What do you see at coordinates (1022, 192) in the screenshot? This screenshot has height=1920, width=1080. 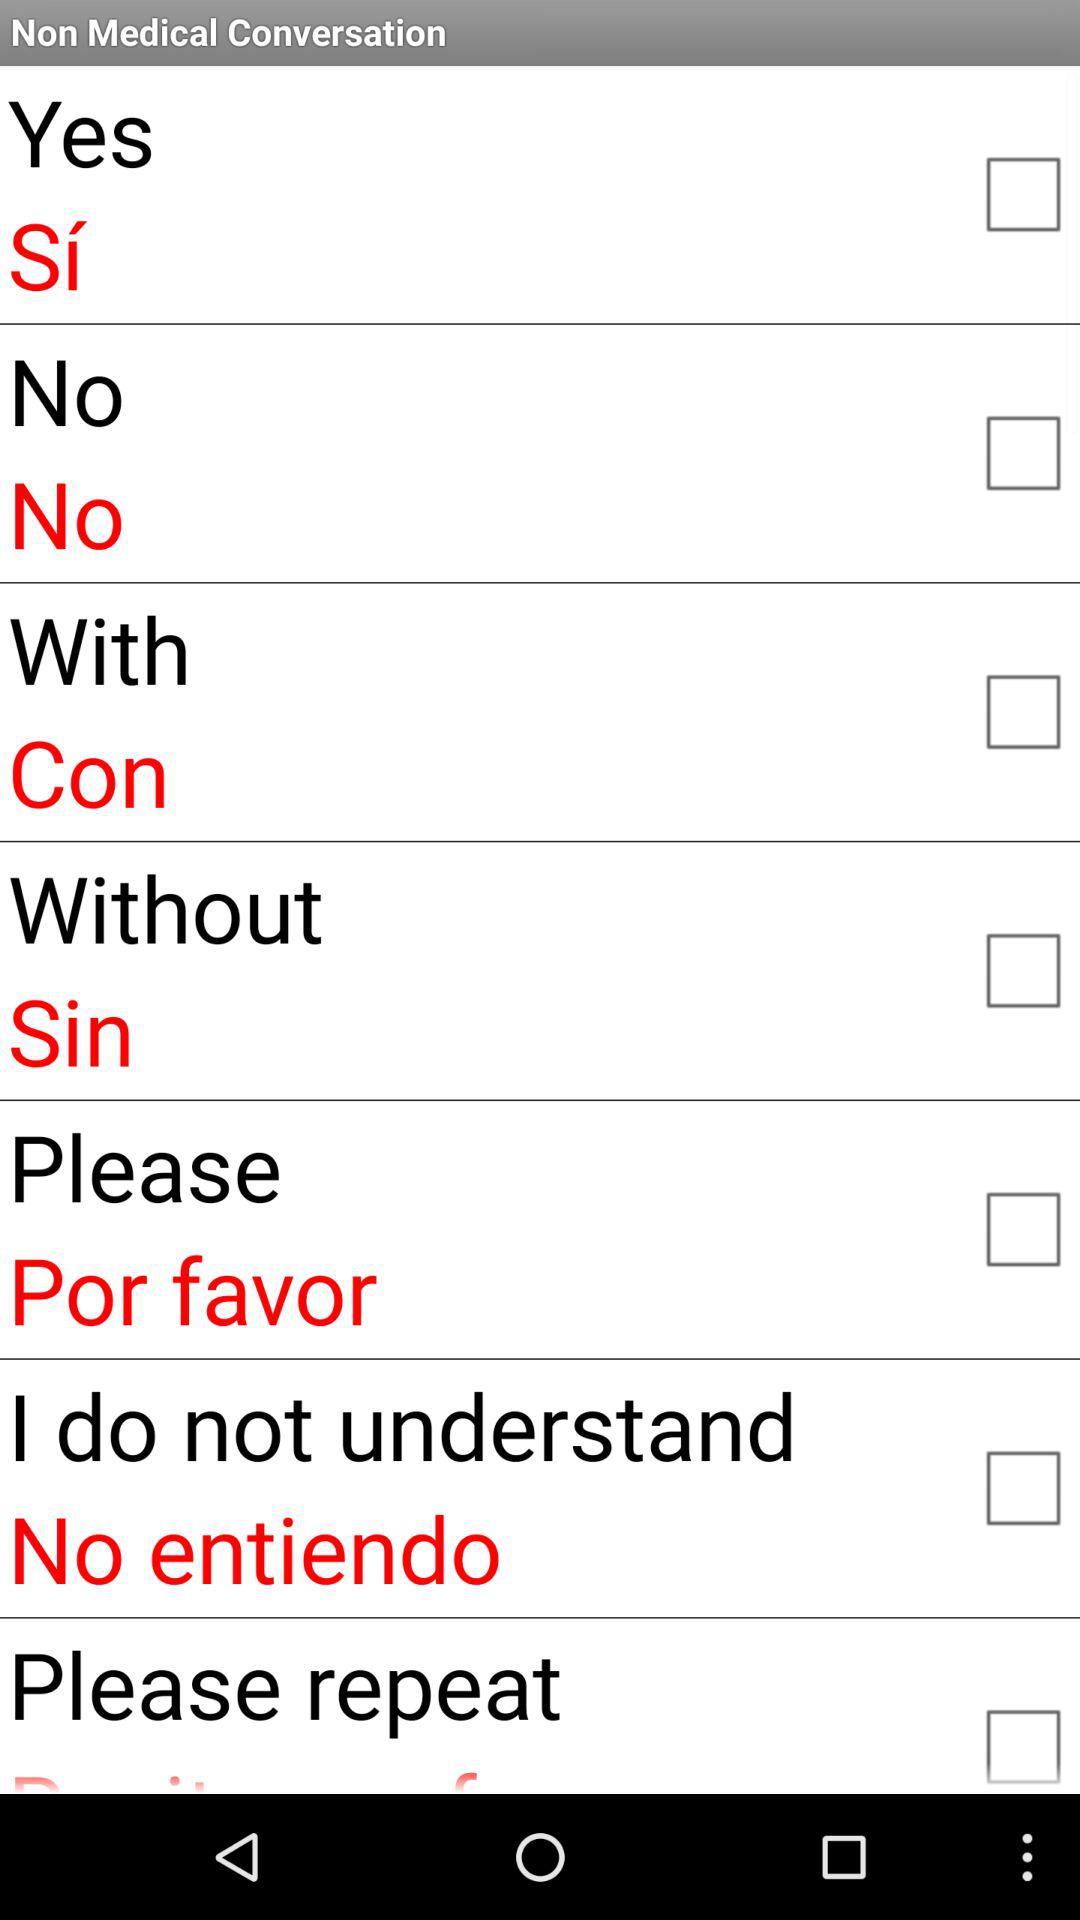 I see `the 'yes option` at bounding box center [1022, 192].